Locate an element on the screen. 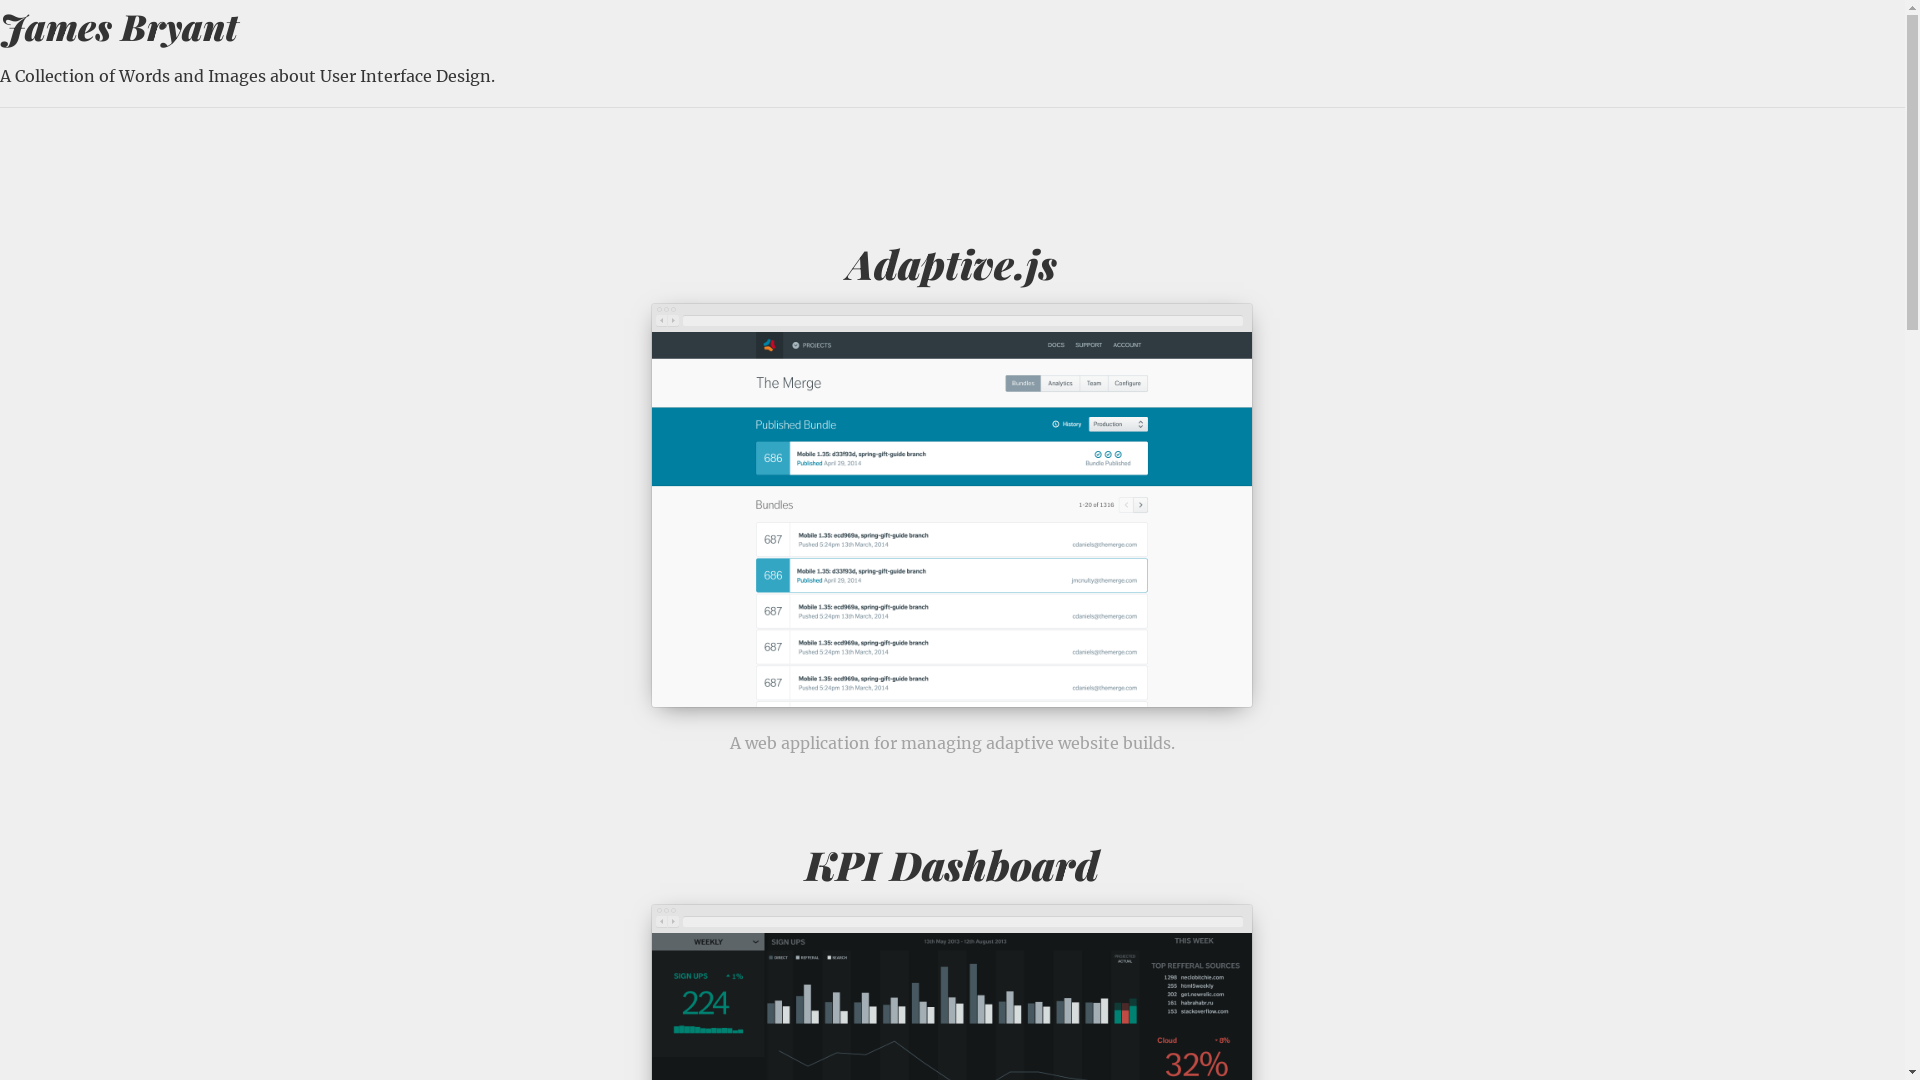  'James Bryant' is located at coordinates (118, 26).